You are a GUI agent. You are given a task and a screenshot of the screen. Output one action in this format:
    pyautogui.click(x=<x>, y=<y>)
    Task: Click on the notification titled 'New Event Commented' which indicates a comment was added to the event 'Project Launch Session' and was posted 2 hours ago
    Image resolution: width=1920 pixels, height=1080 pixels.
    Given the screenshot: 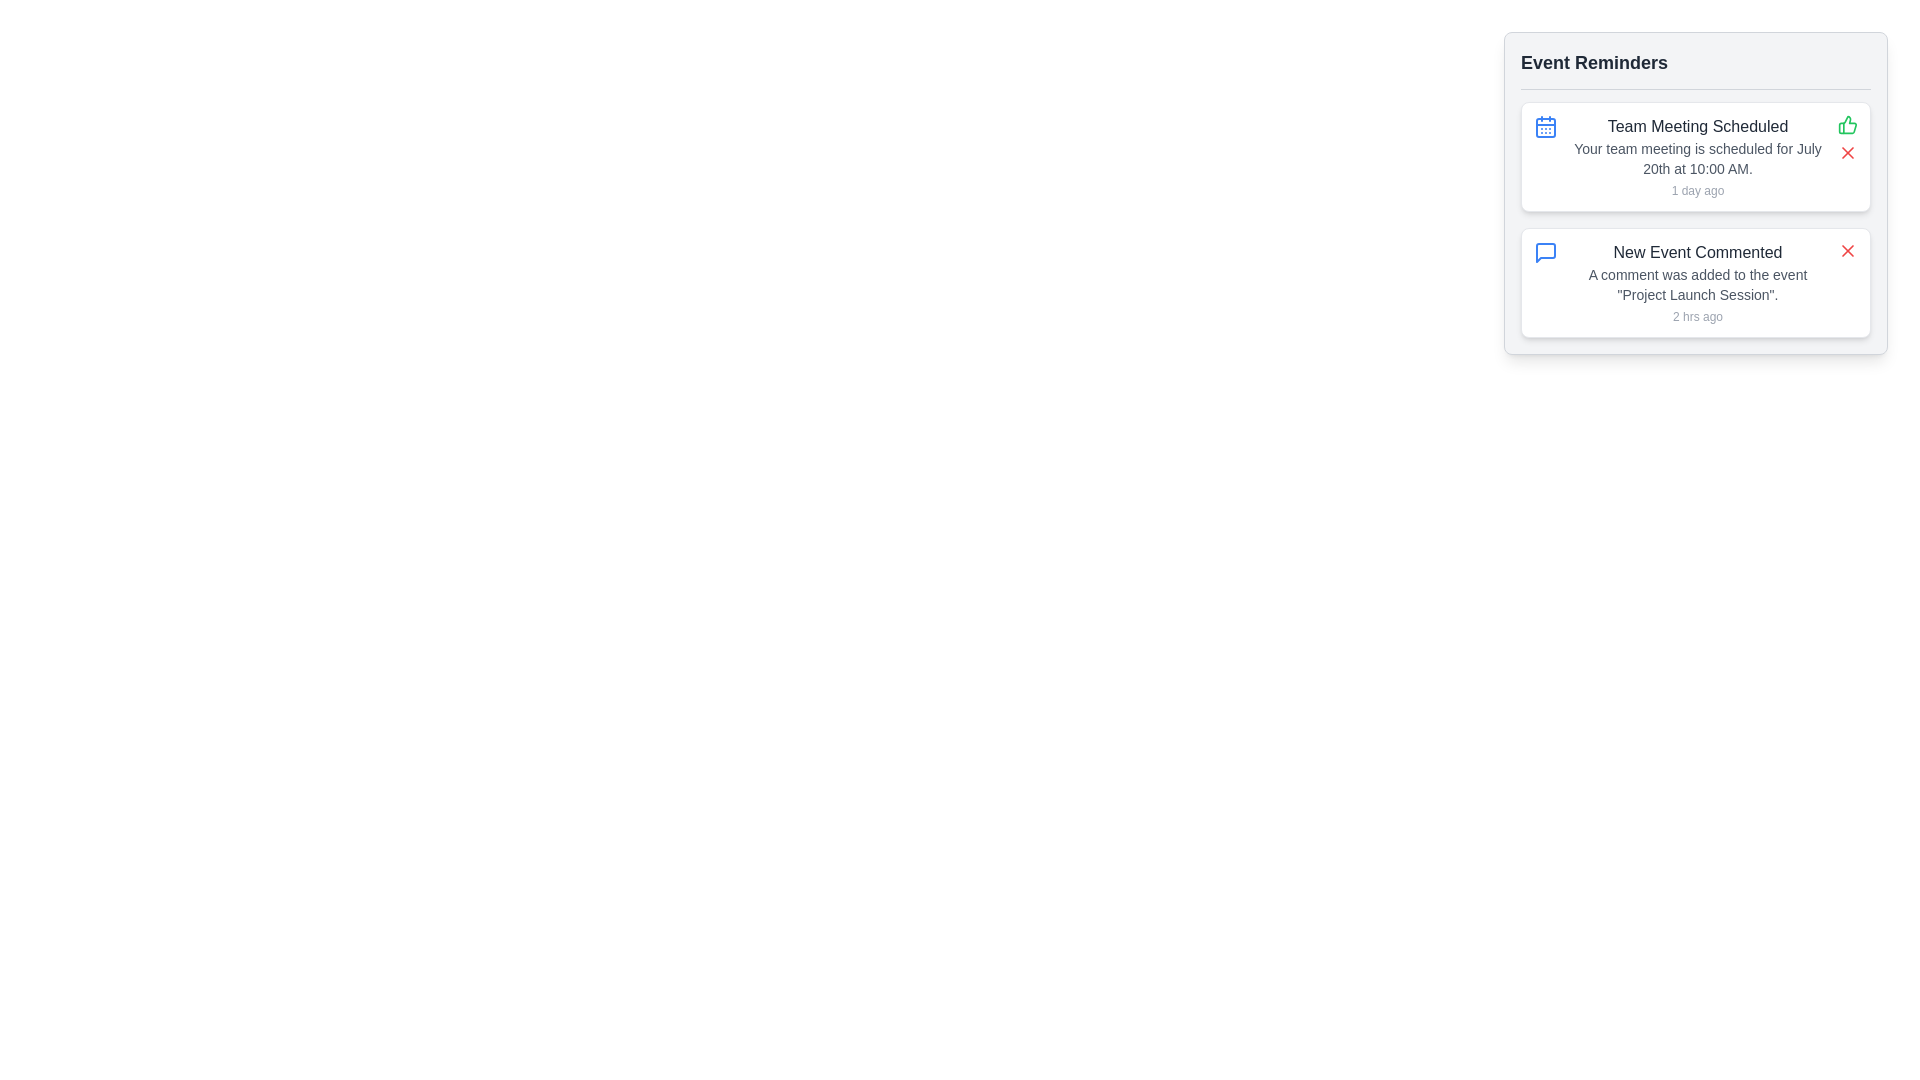 What is the action you would take?
    pyautogui.click(x=1697, y=282)
    